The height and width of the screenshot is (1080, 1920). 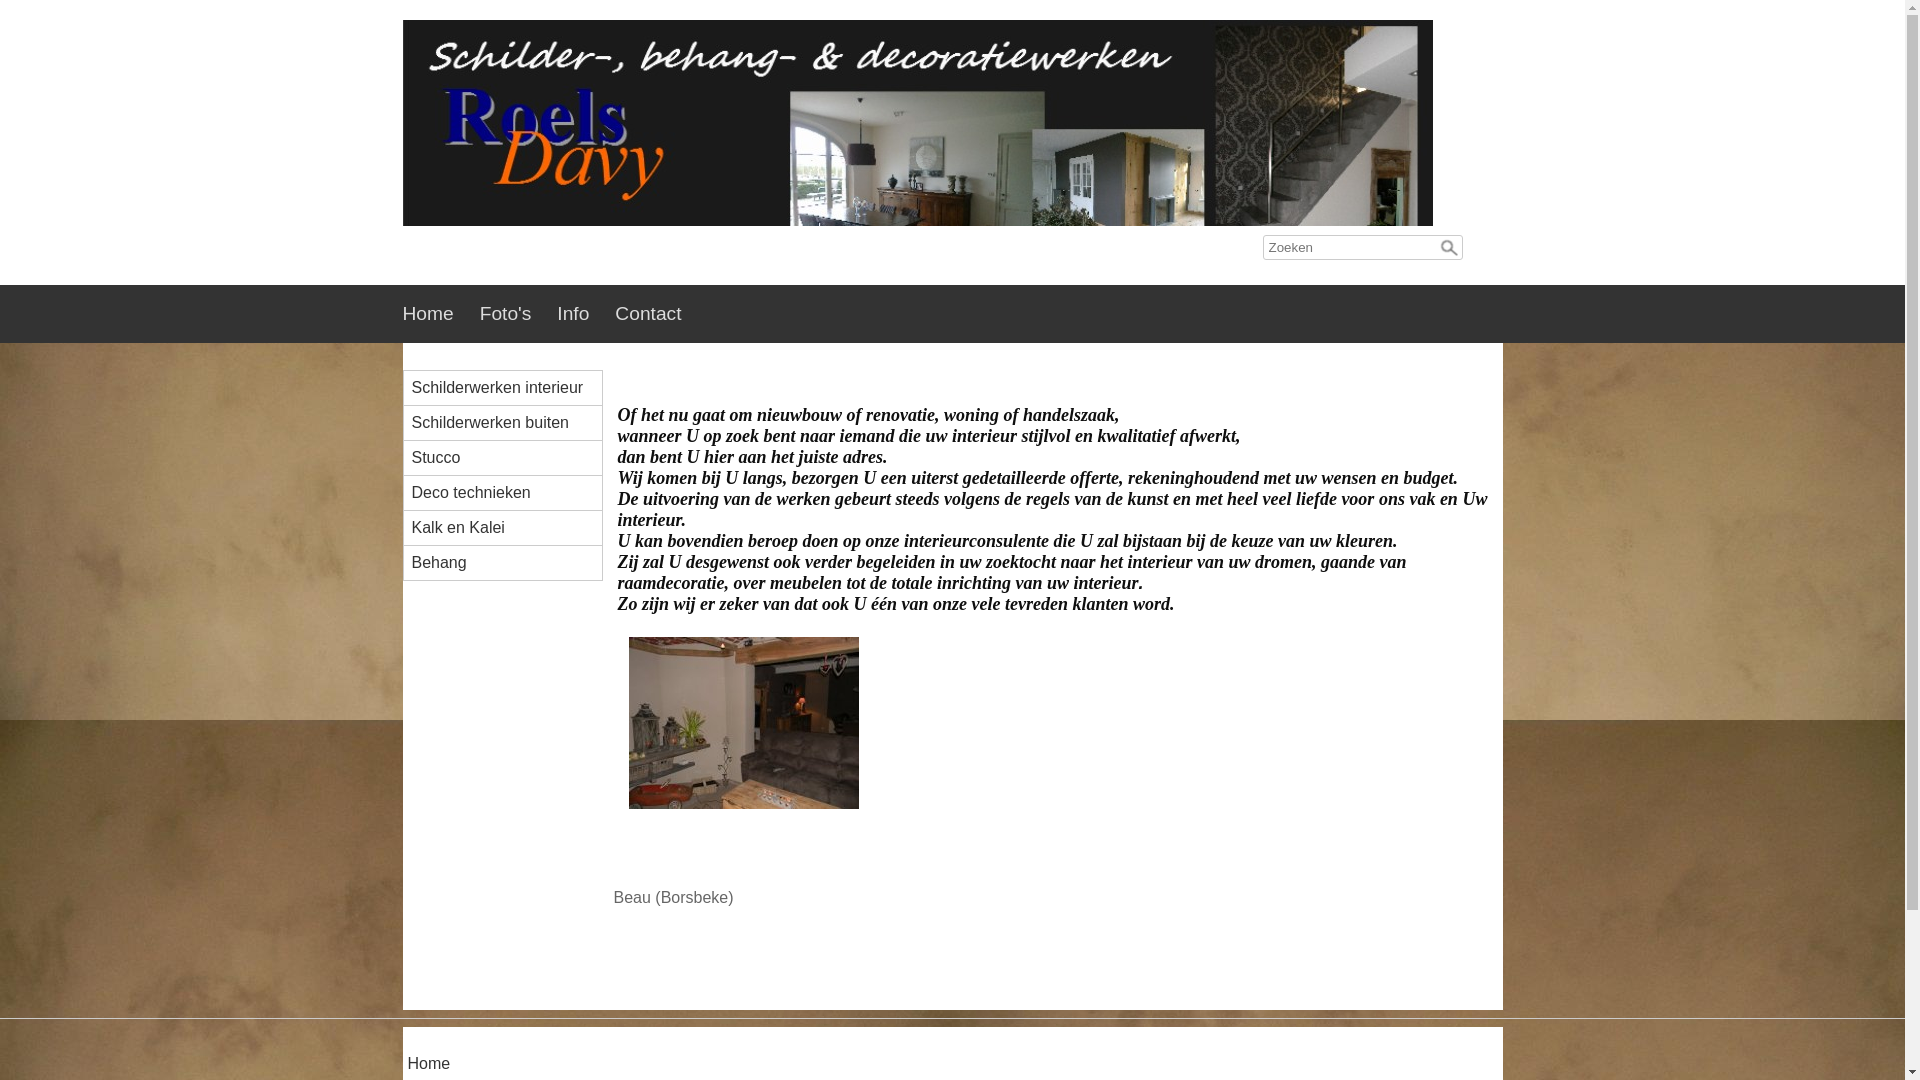 I want to click on 'Foto's', so click(x=518, y=313).